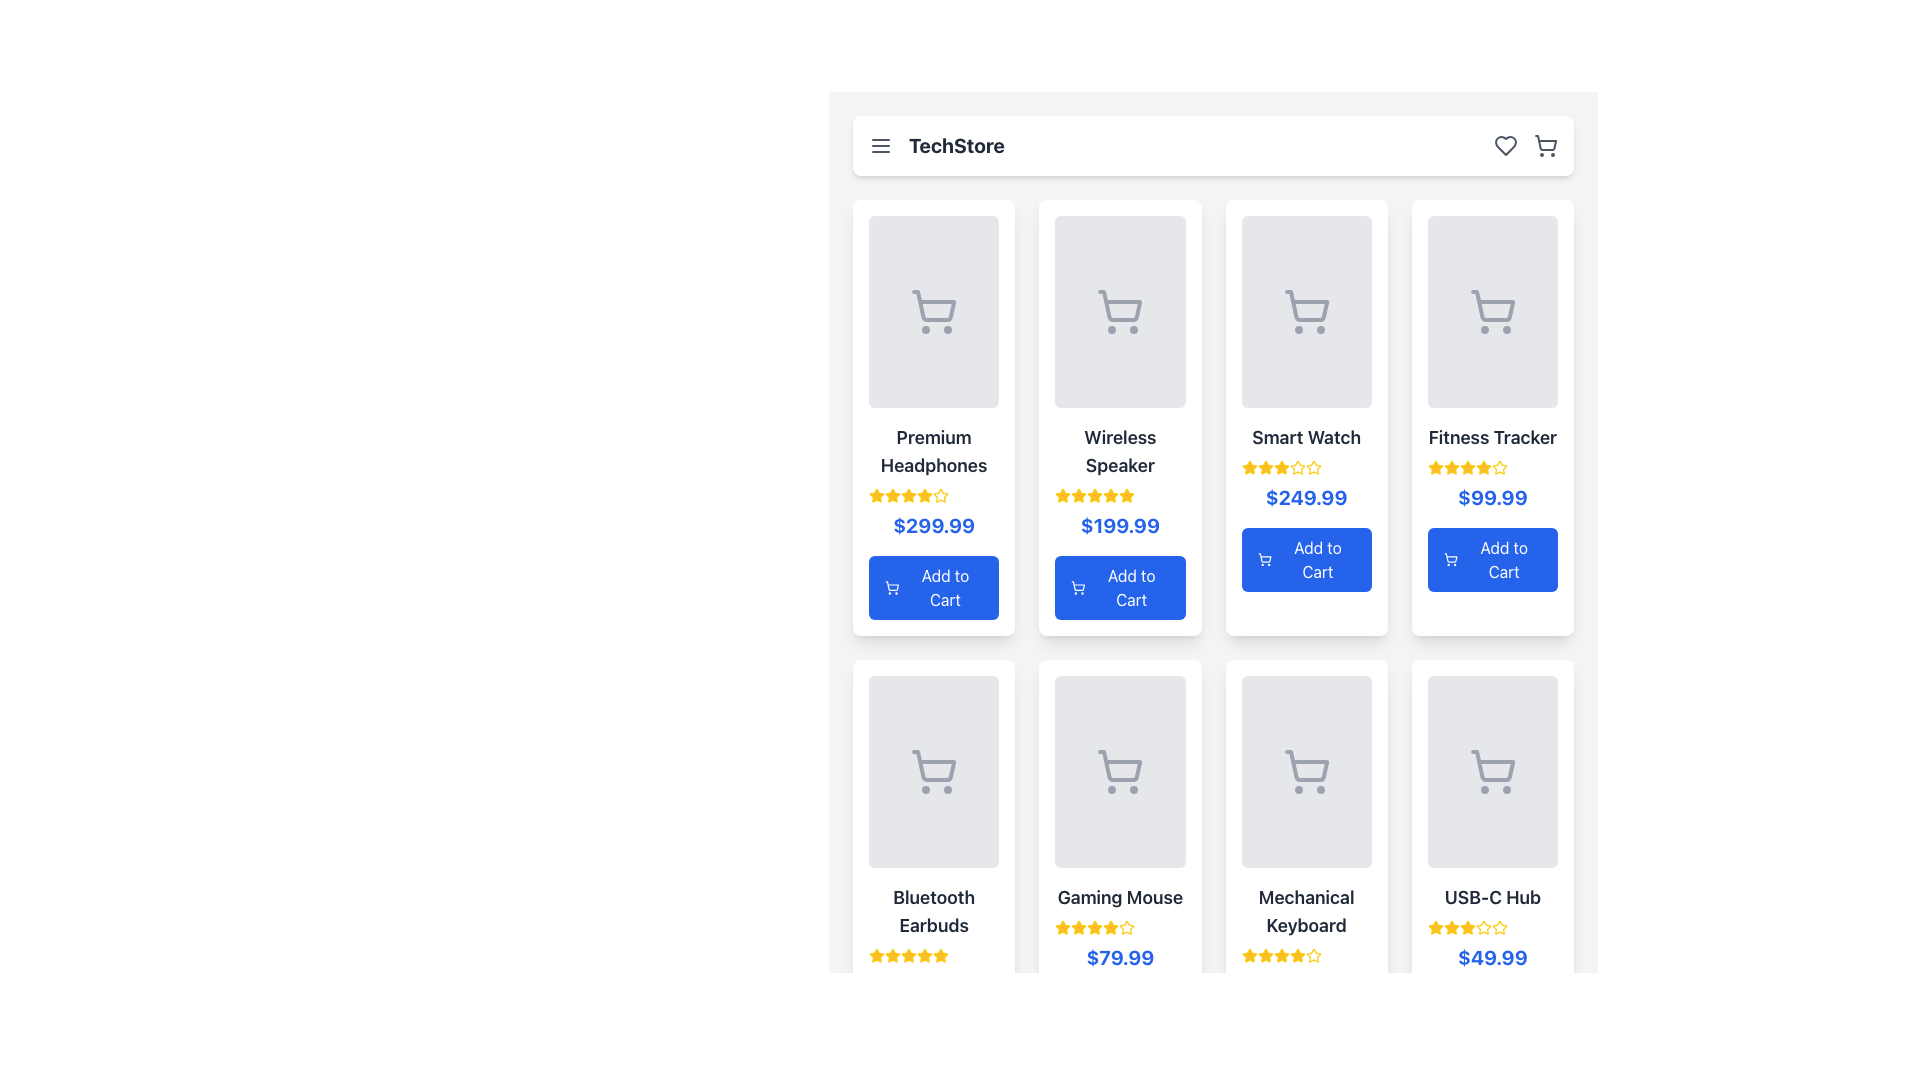 The height and width of the screenshot is (1080, 1920). Describe the element at coordinates (1492, 312) in the screenshot. I see `the shopping cart icon representing the 'Fitness Tracker' product, which is styled in a minimalistic manner with a black outline and located in the central area of its card` at that location.